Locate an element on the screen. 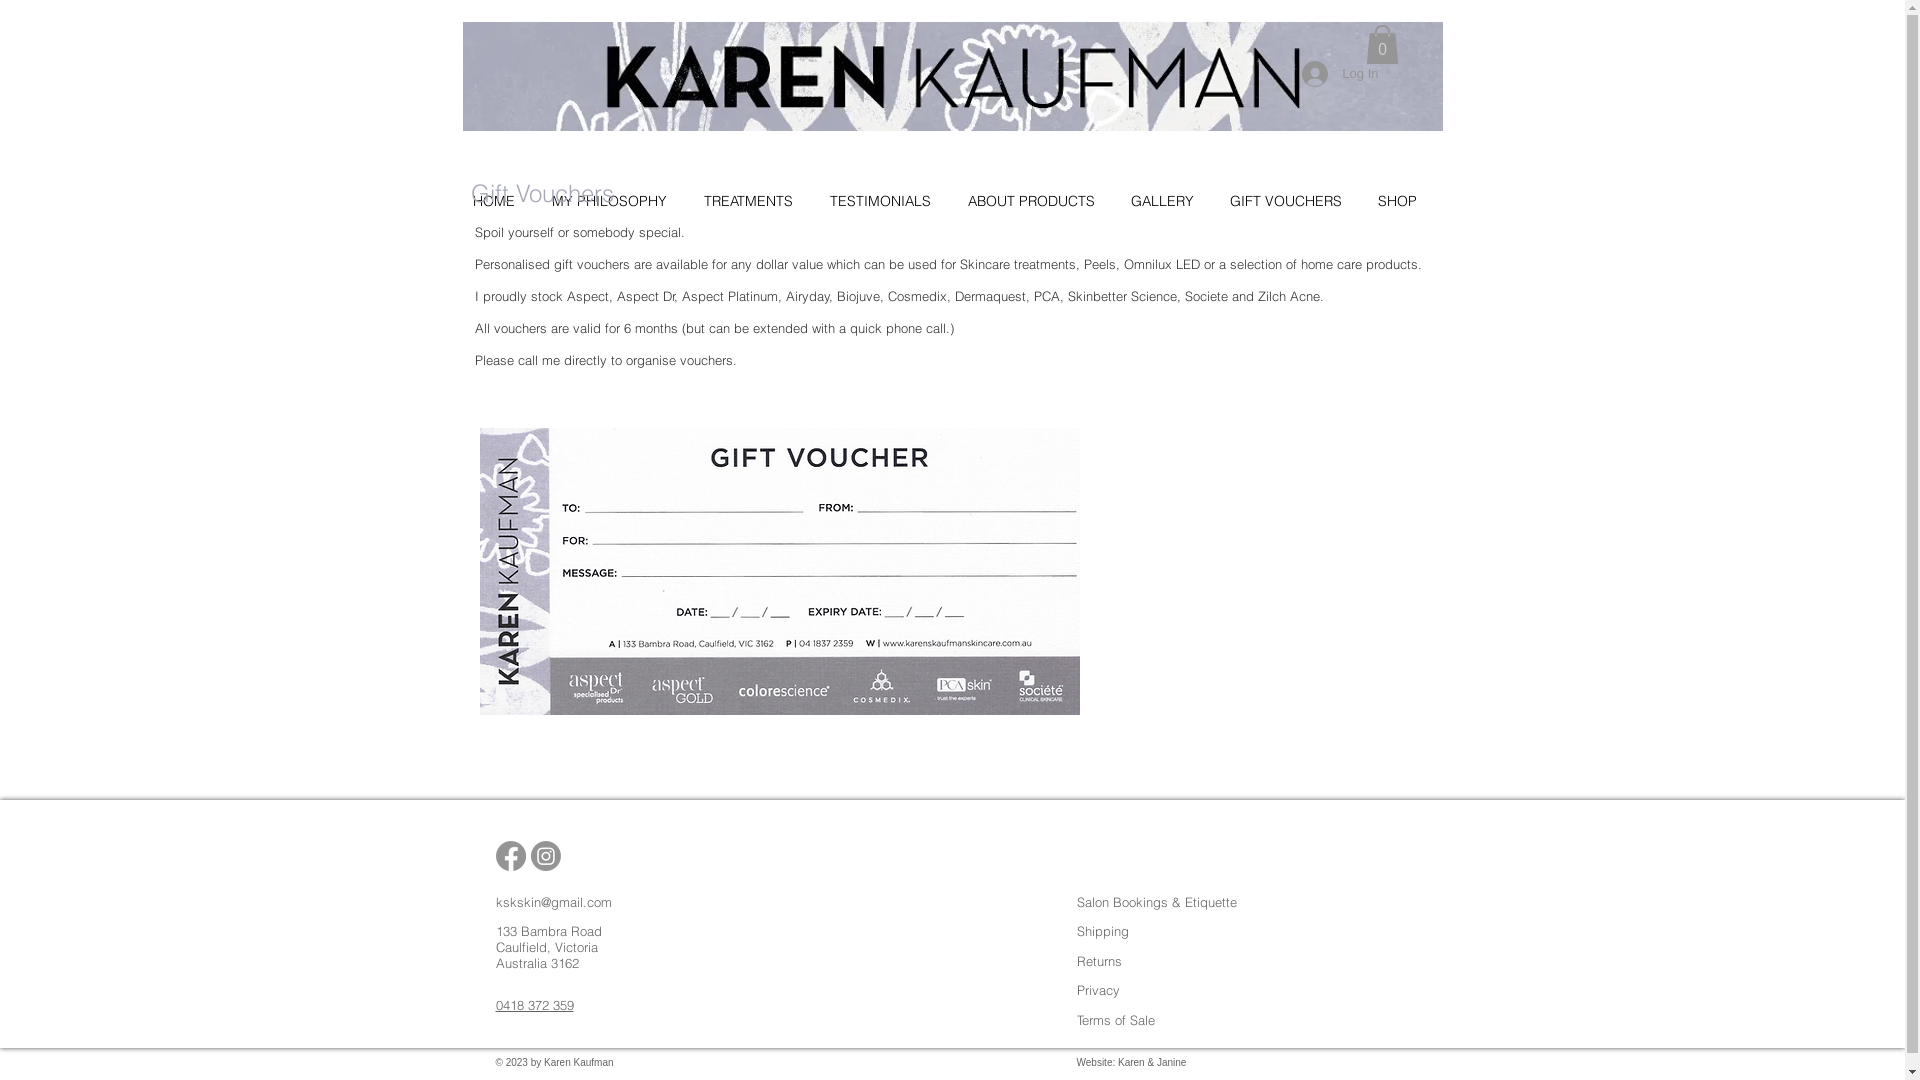  'Terms of Sale' is located at coordinates (1113, 1019).